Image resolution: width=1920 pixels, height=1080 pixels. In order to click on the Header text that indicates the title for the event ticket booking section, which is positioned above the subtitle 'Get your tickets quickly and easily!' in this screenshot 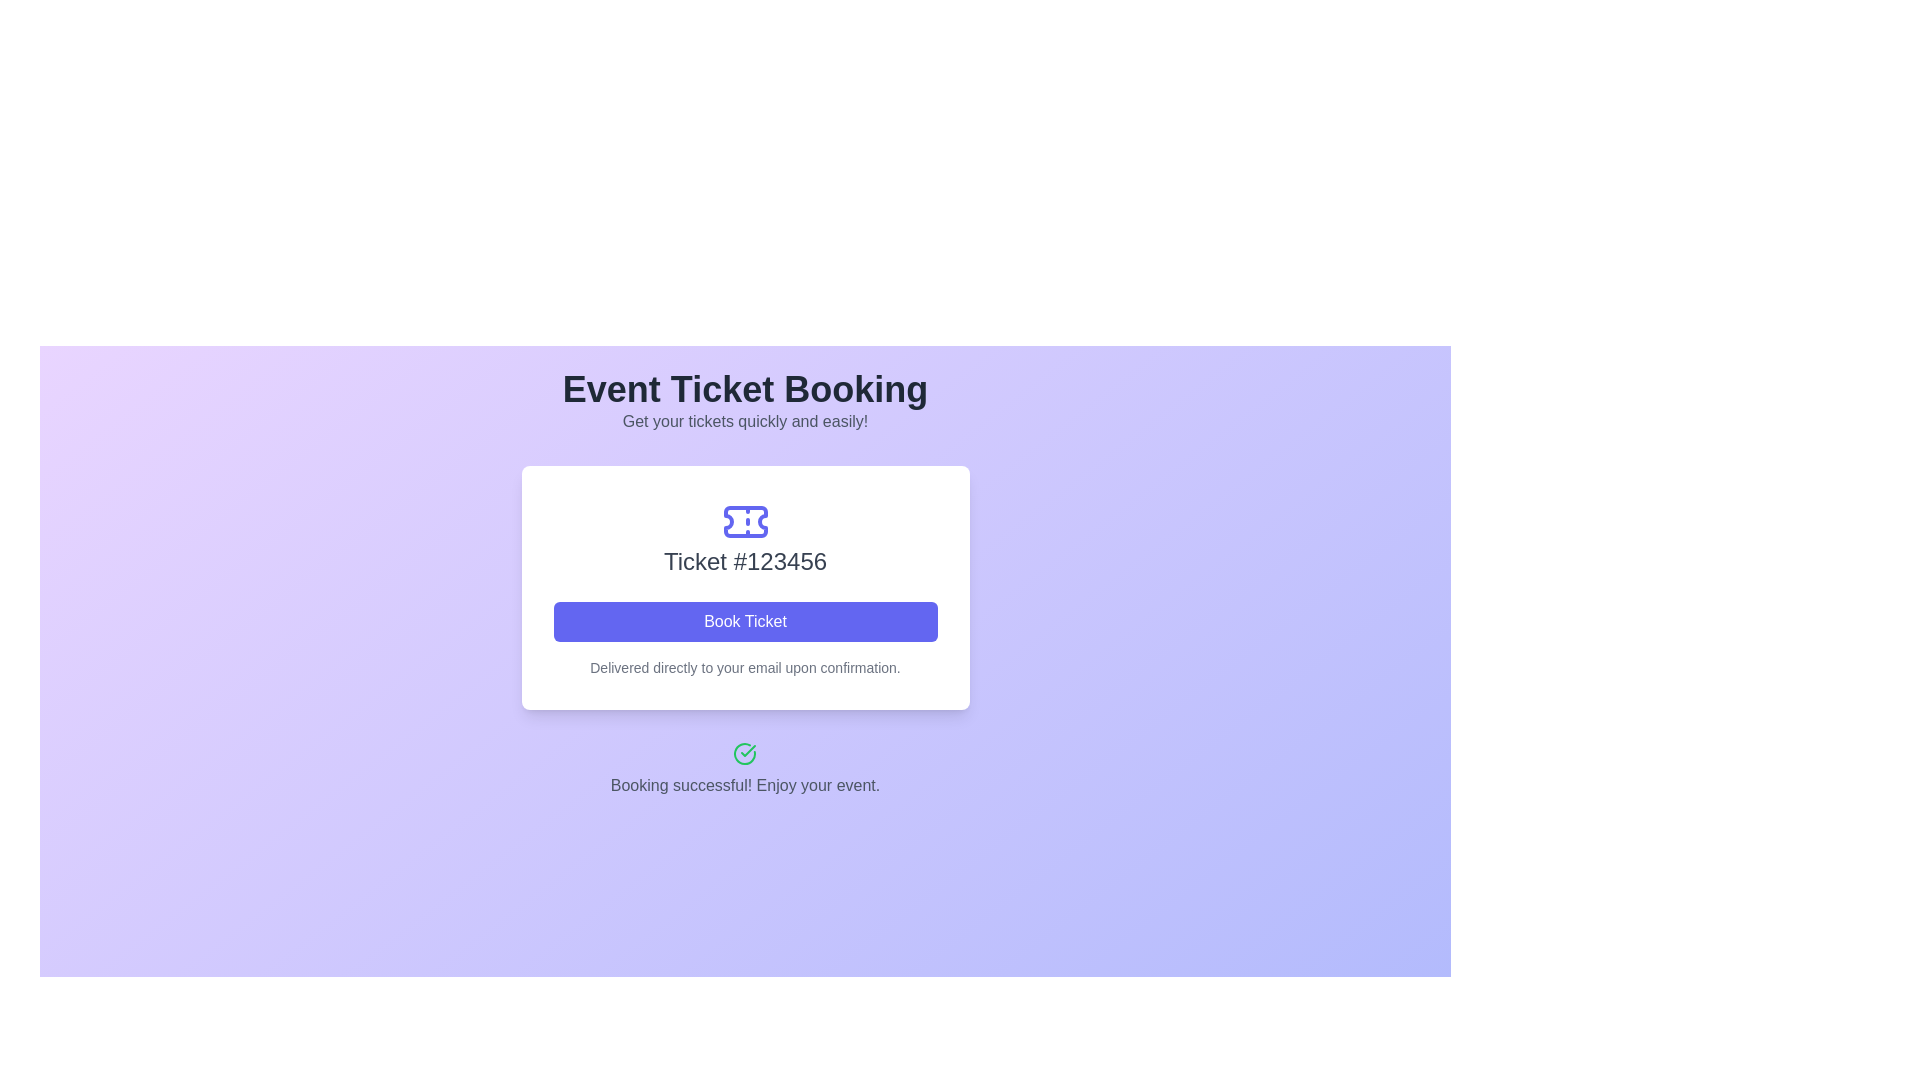, I will do `click(744, 389)`.